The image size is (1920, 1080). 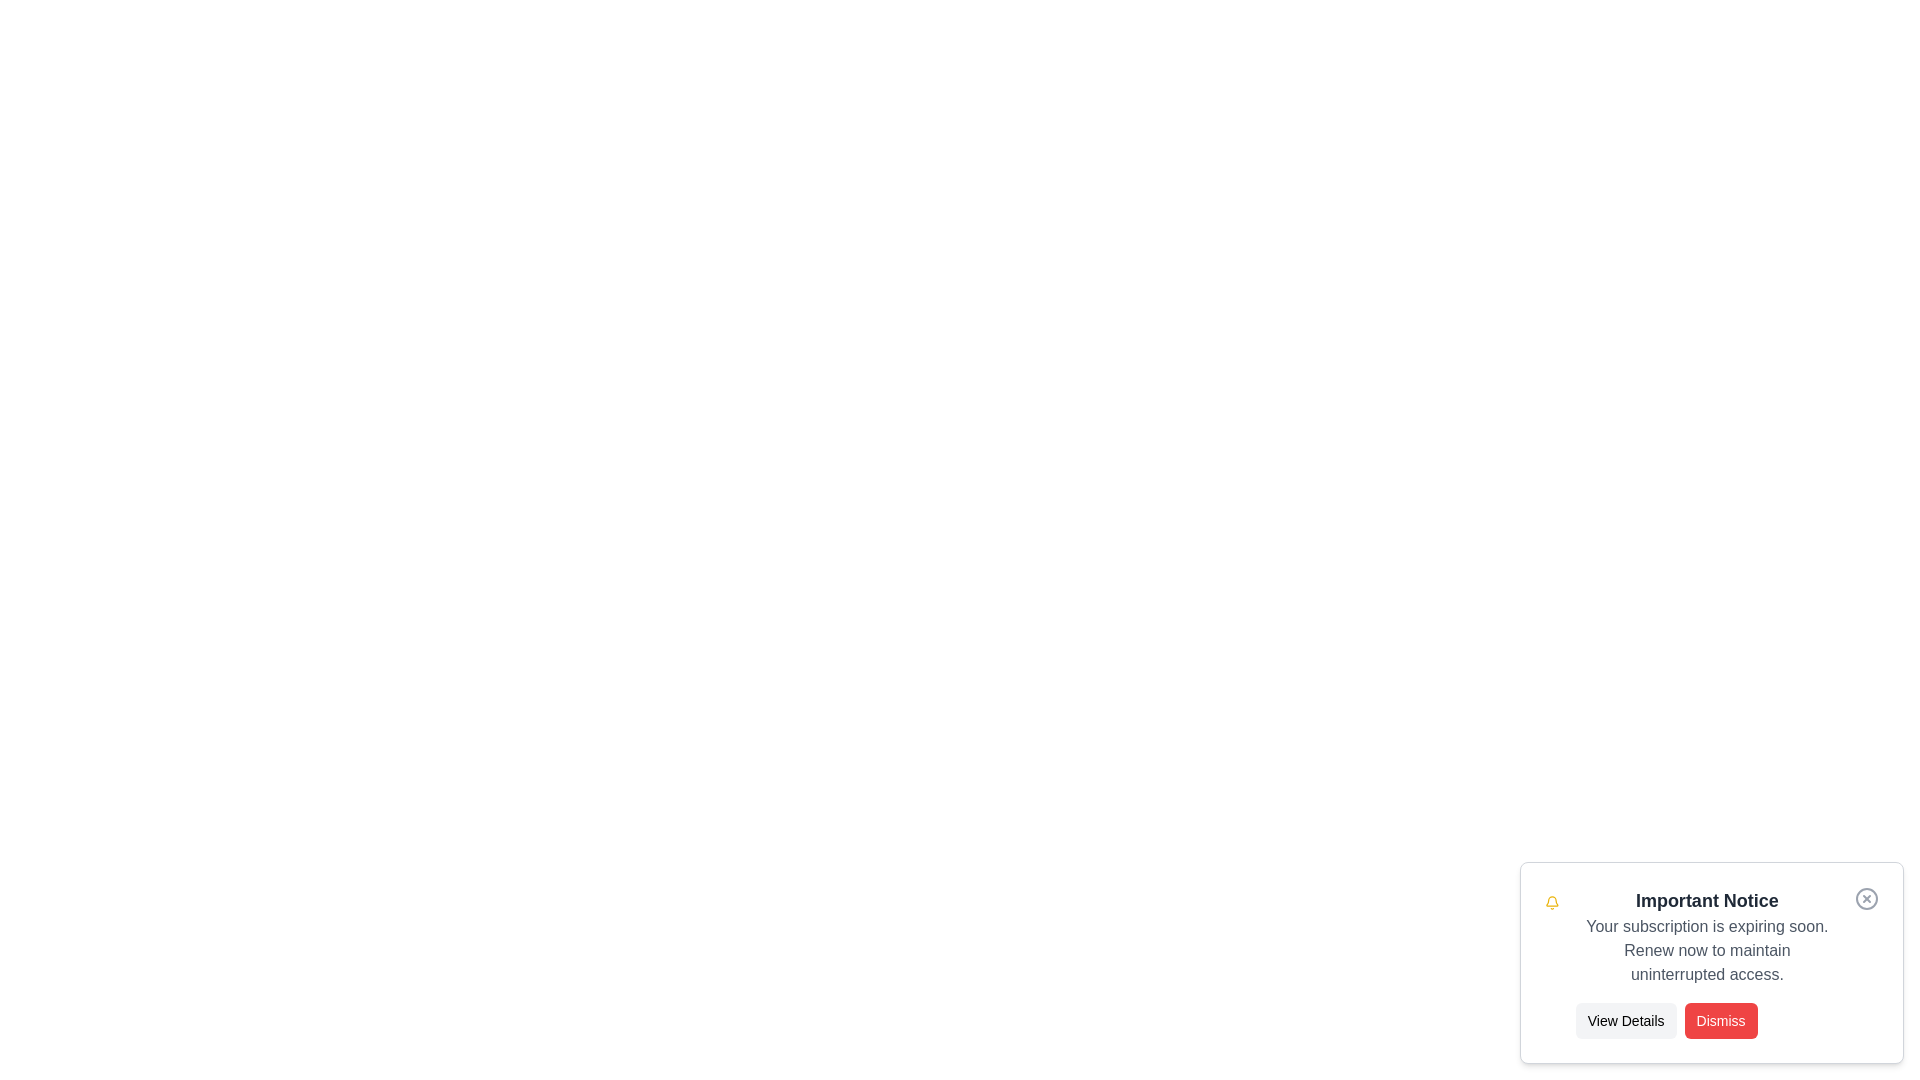 What do you see at coordinates (1866, 897) in the screenshot?
I see `the circular SVG component with a 10-pixel radius located in the top-right corner of the notification panel, which provides a subscription-related warning` at bounding box center [1866, 897].